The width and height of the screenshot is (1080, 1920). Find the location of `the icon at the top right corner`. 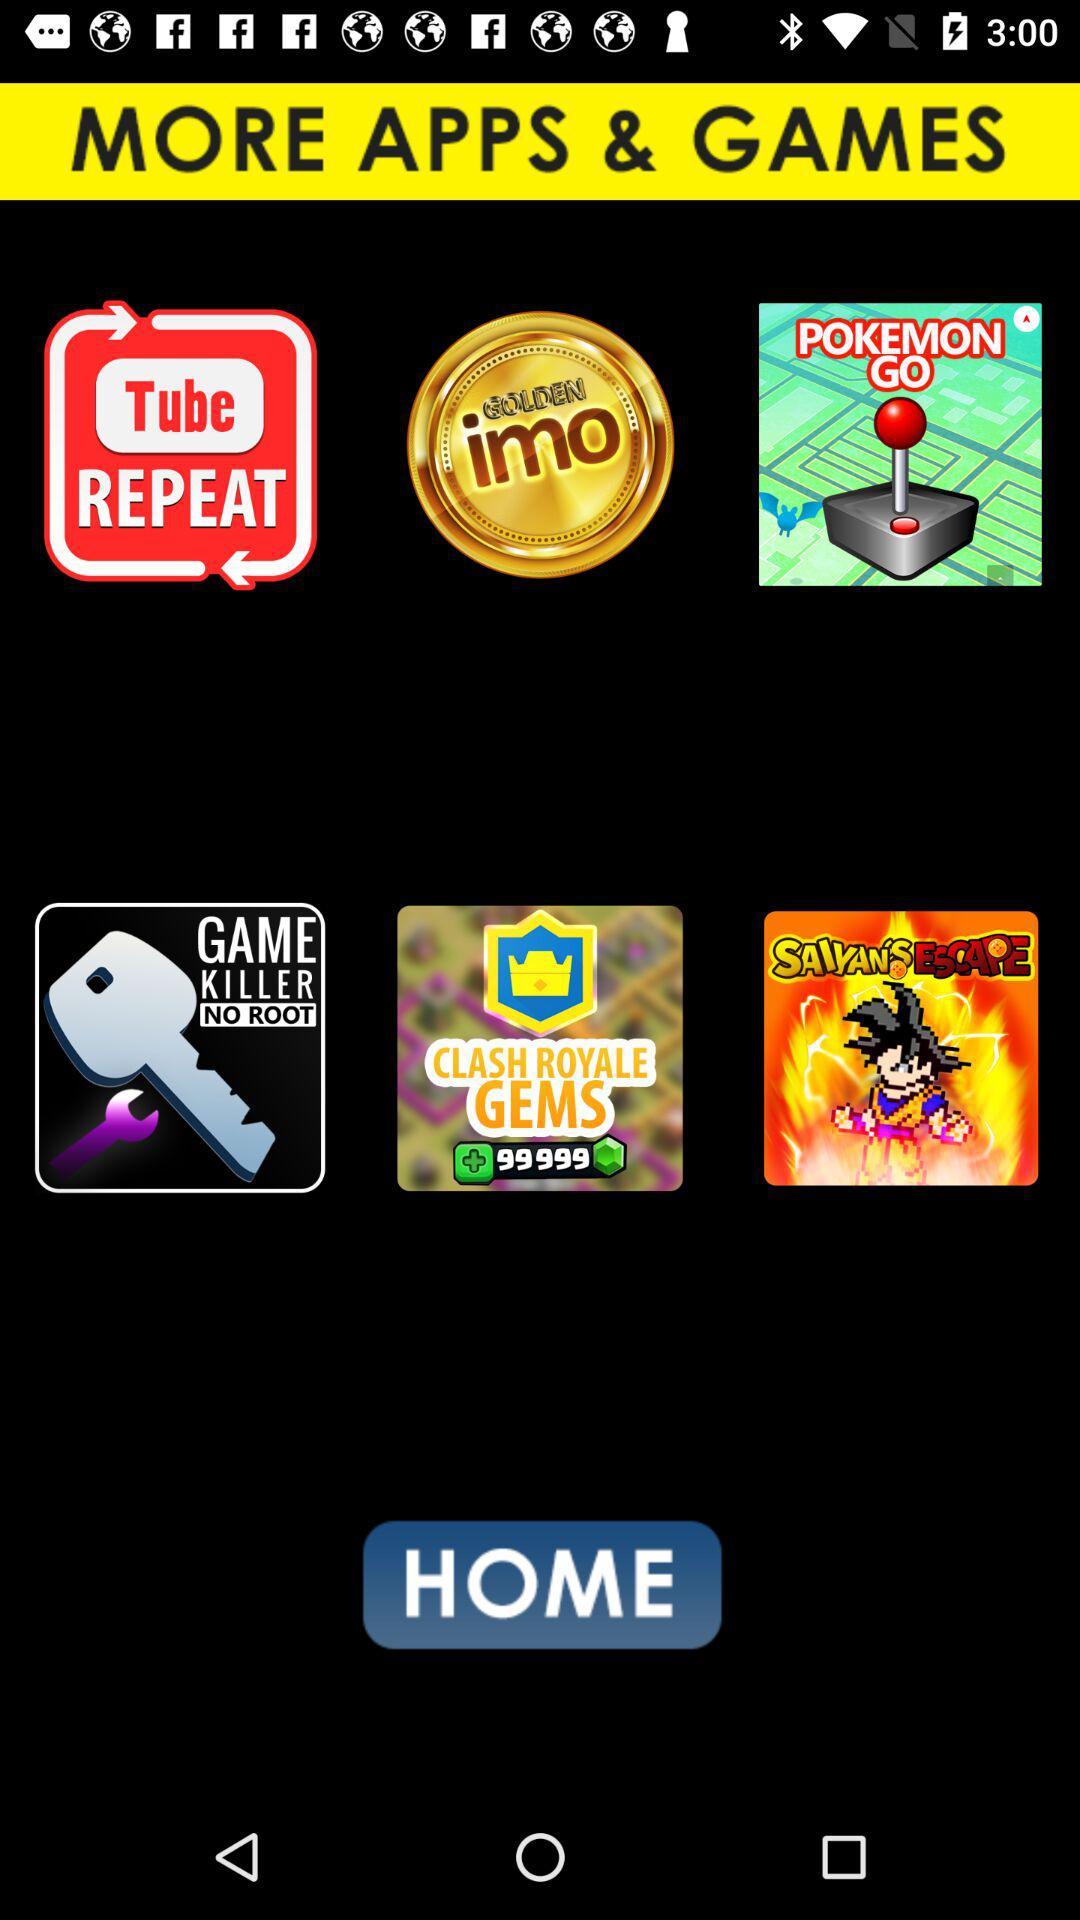

the icon at the top right corner is located at coordinates (898, 444).